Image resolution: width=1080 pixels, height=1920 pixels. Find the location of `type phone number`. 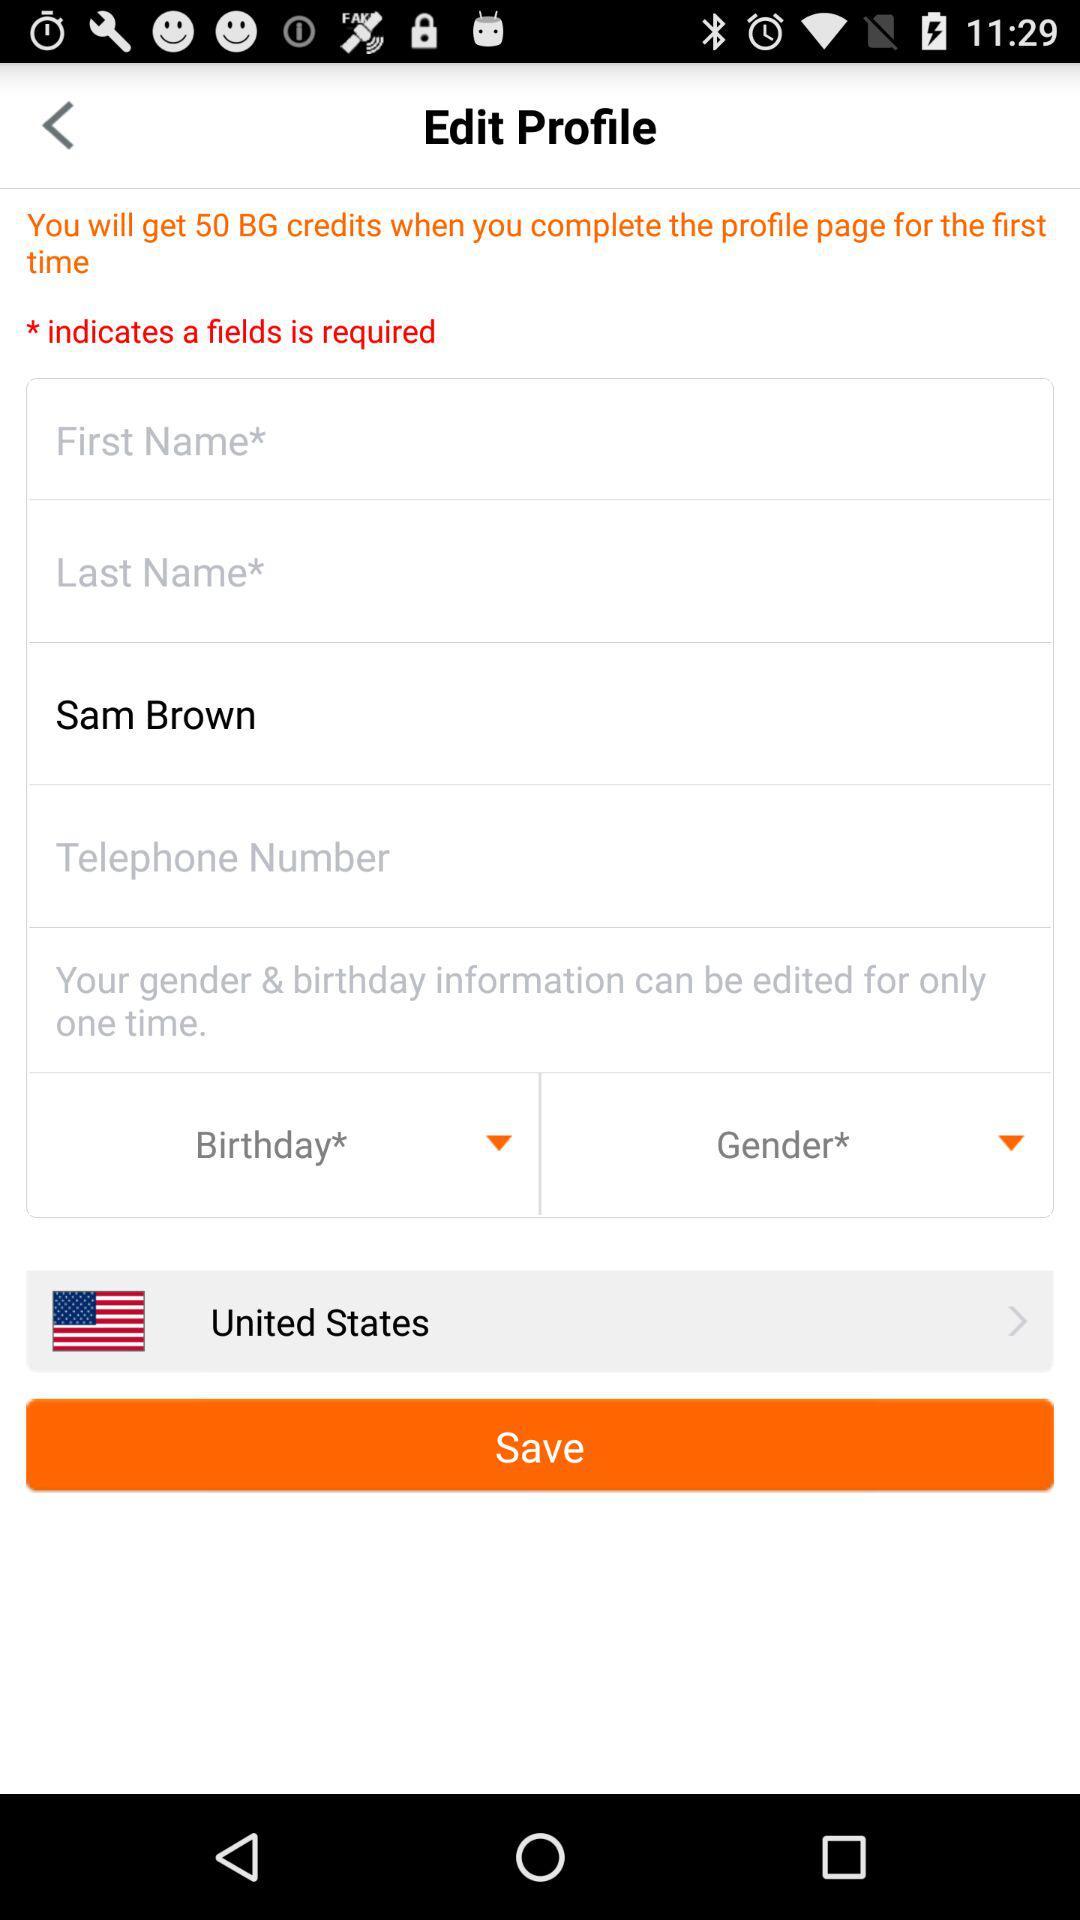

type phone number is located at coordinates (540, 856).